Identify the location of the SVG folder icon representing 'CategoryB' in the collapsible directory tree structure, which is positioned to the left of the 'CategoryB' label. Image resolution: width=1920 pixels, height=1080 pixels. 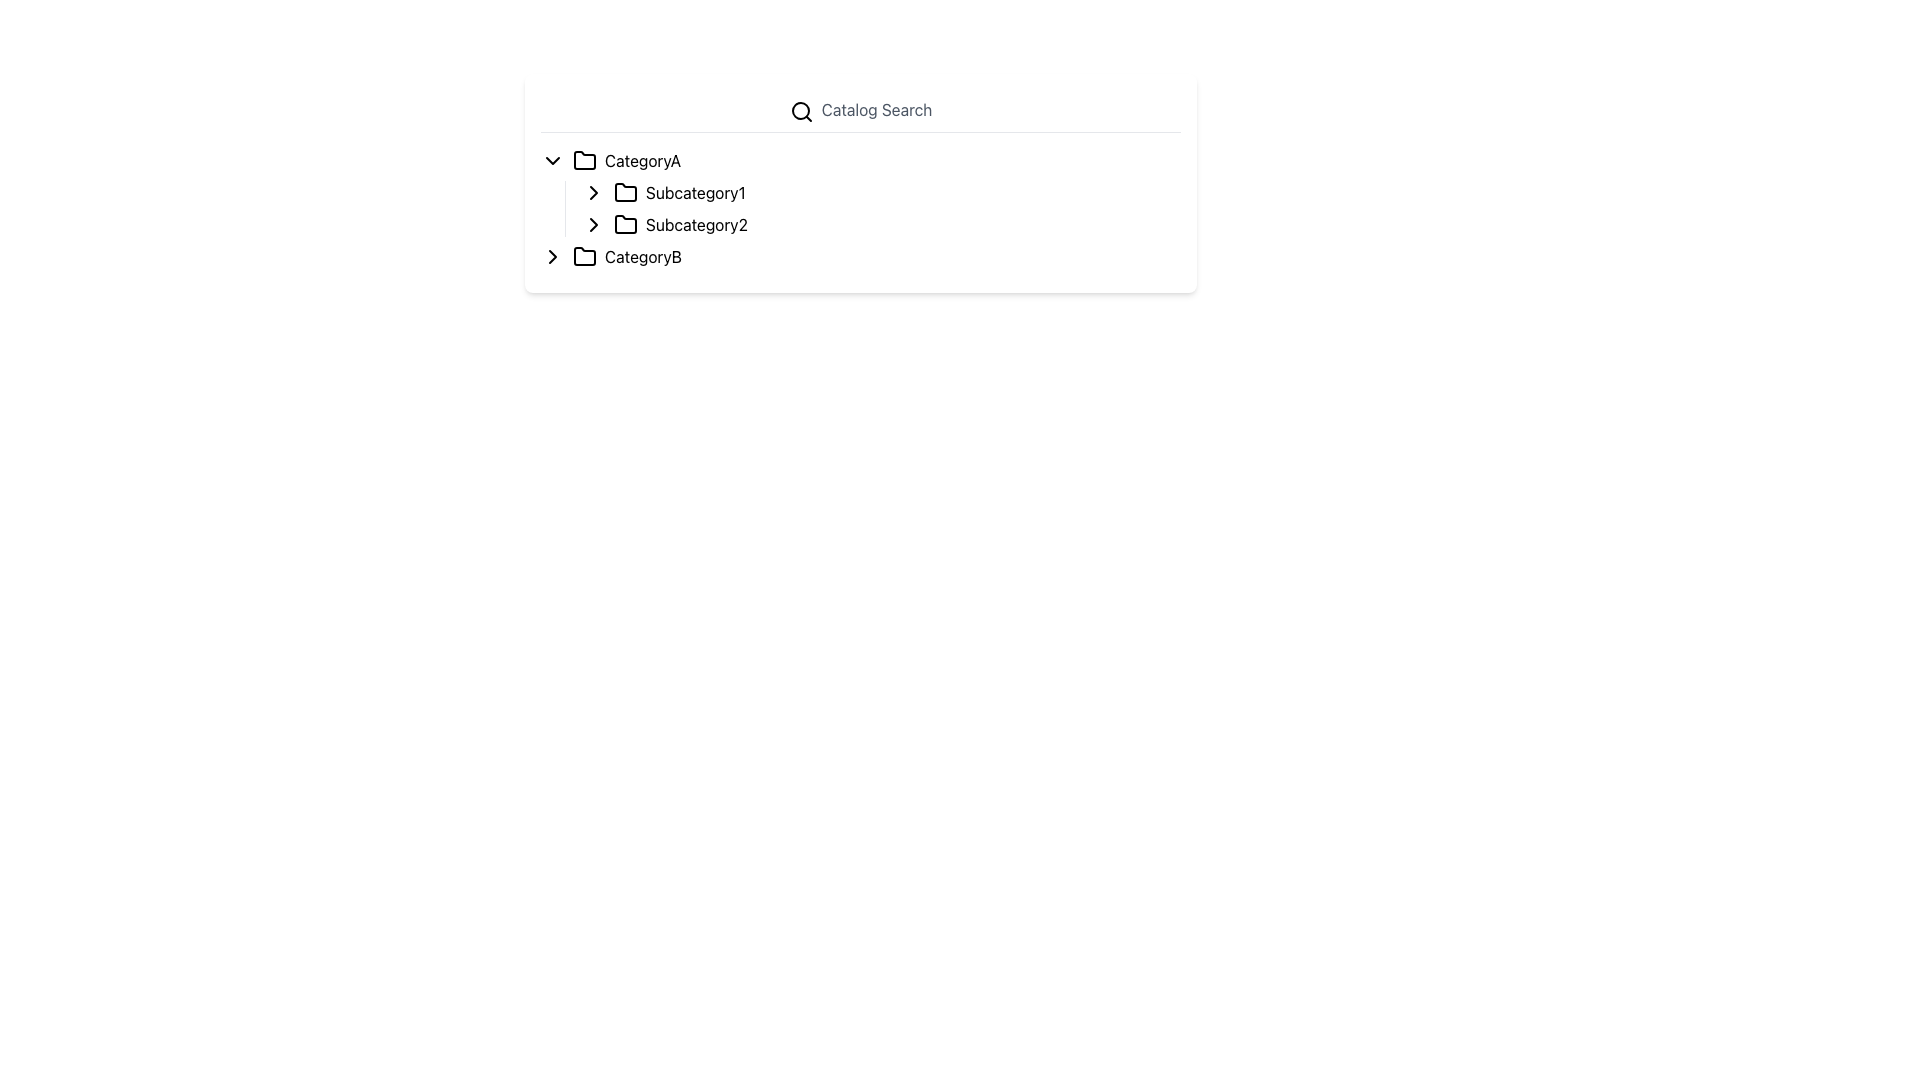
(584, 254).